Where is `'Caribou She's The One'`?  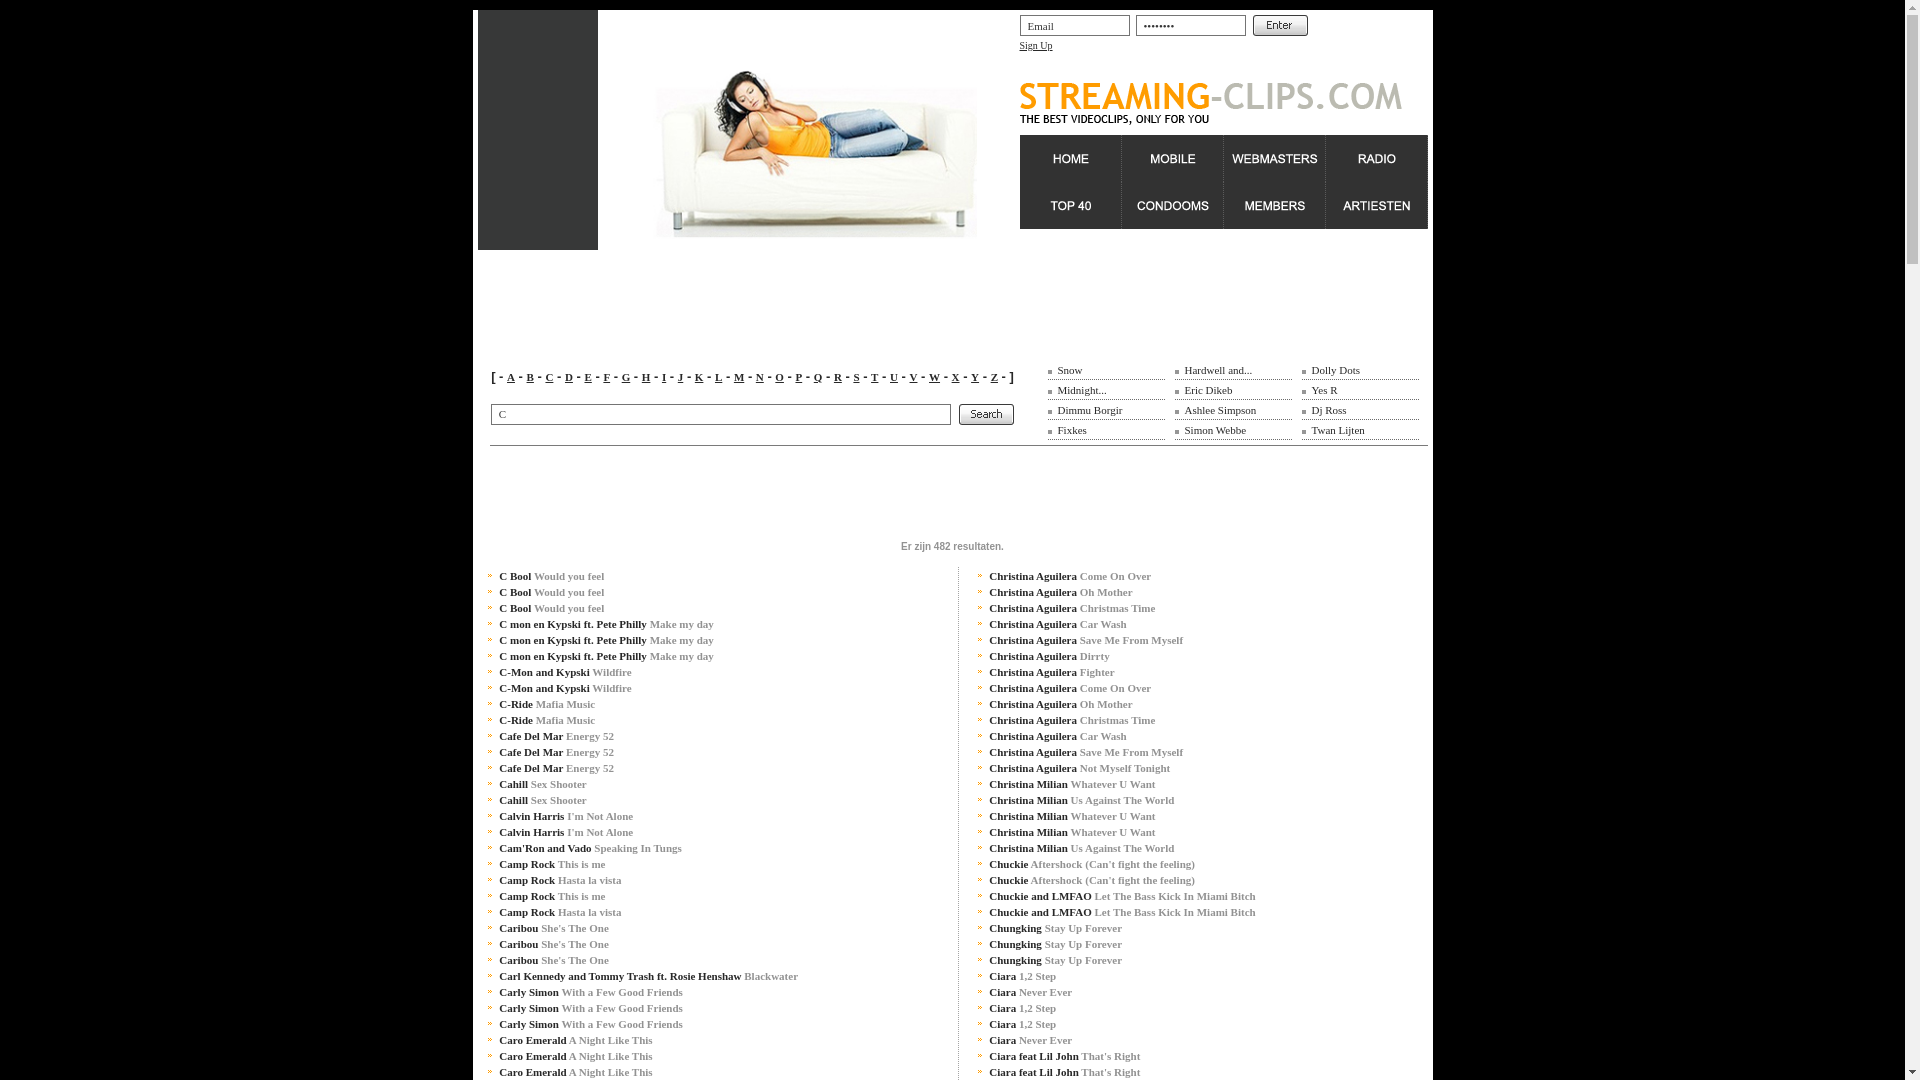
'Caribou She's The One' is located at coordinates (553, 928).